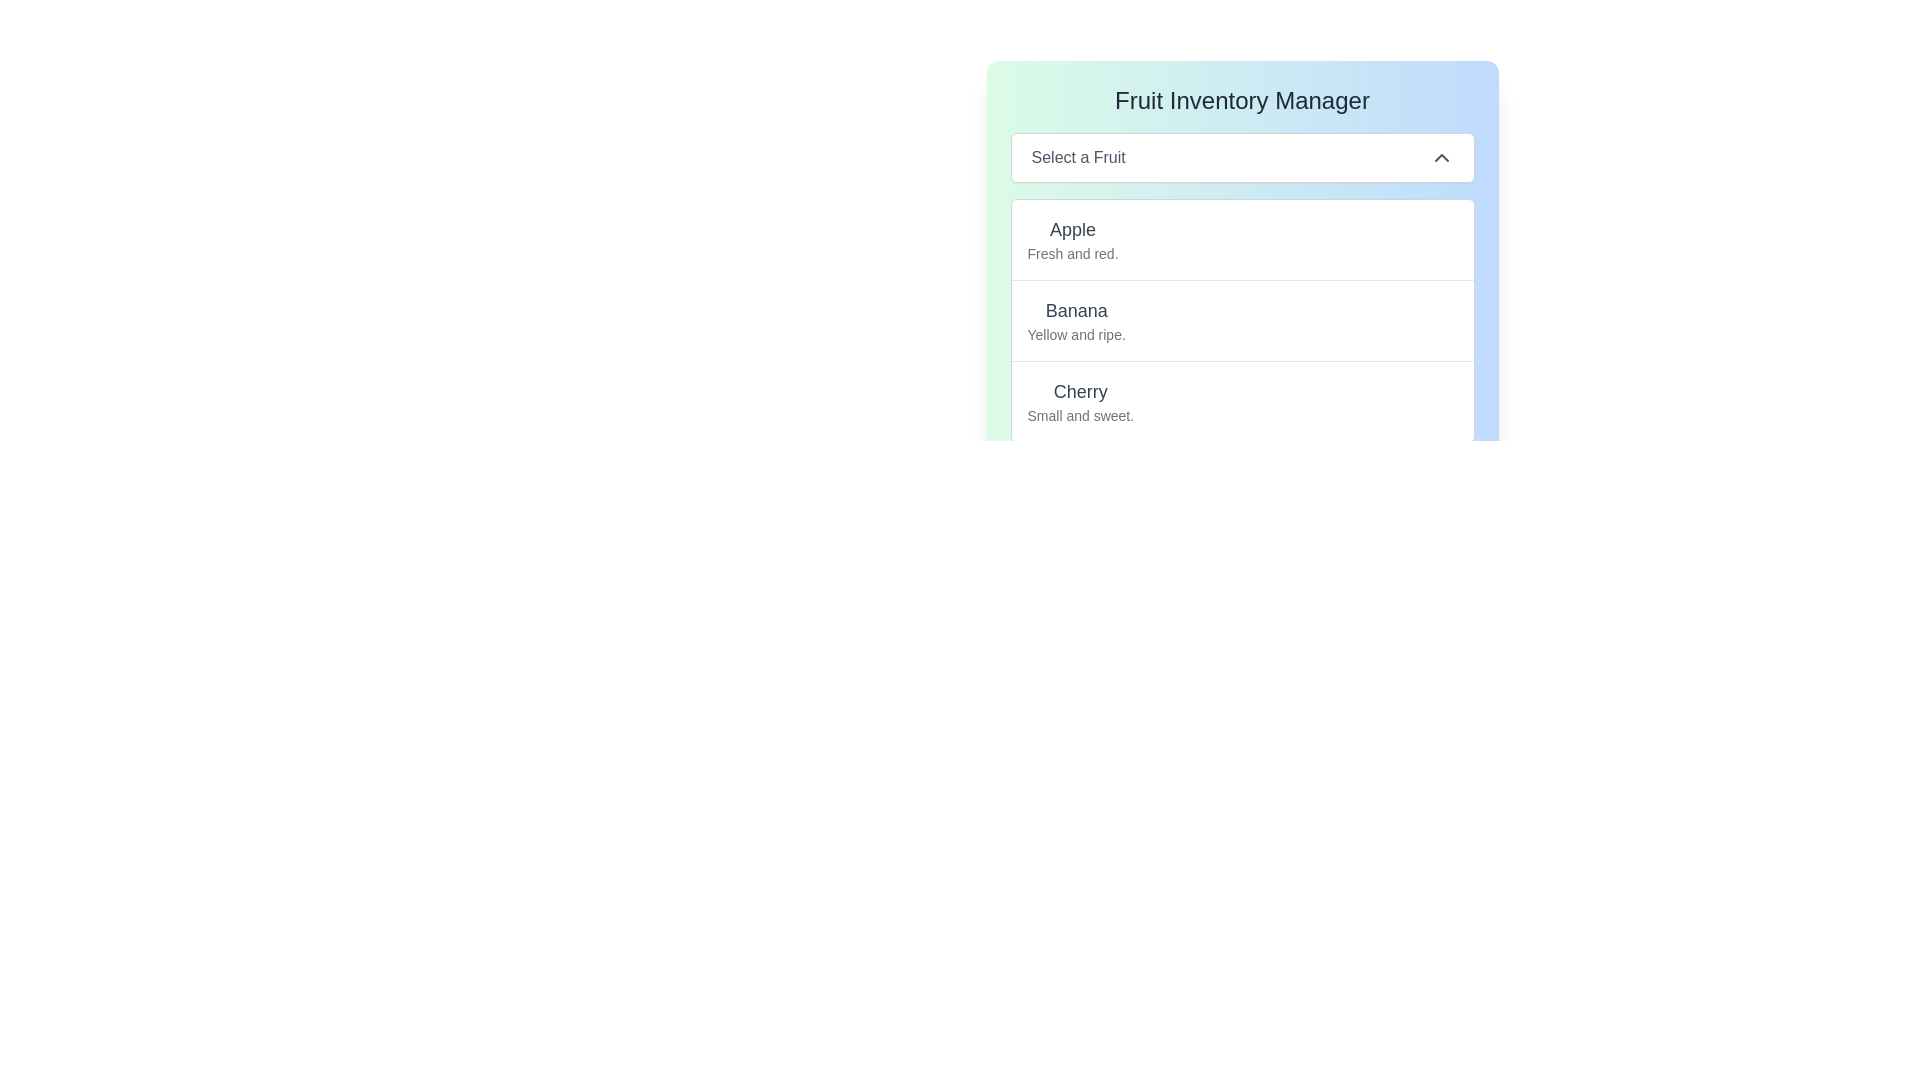  I want to click on the descriptive text label 'Yellow and ripe.' located beneath the 'Banana' heading in the fruit list, so click(1075, 334).